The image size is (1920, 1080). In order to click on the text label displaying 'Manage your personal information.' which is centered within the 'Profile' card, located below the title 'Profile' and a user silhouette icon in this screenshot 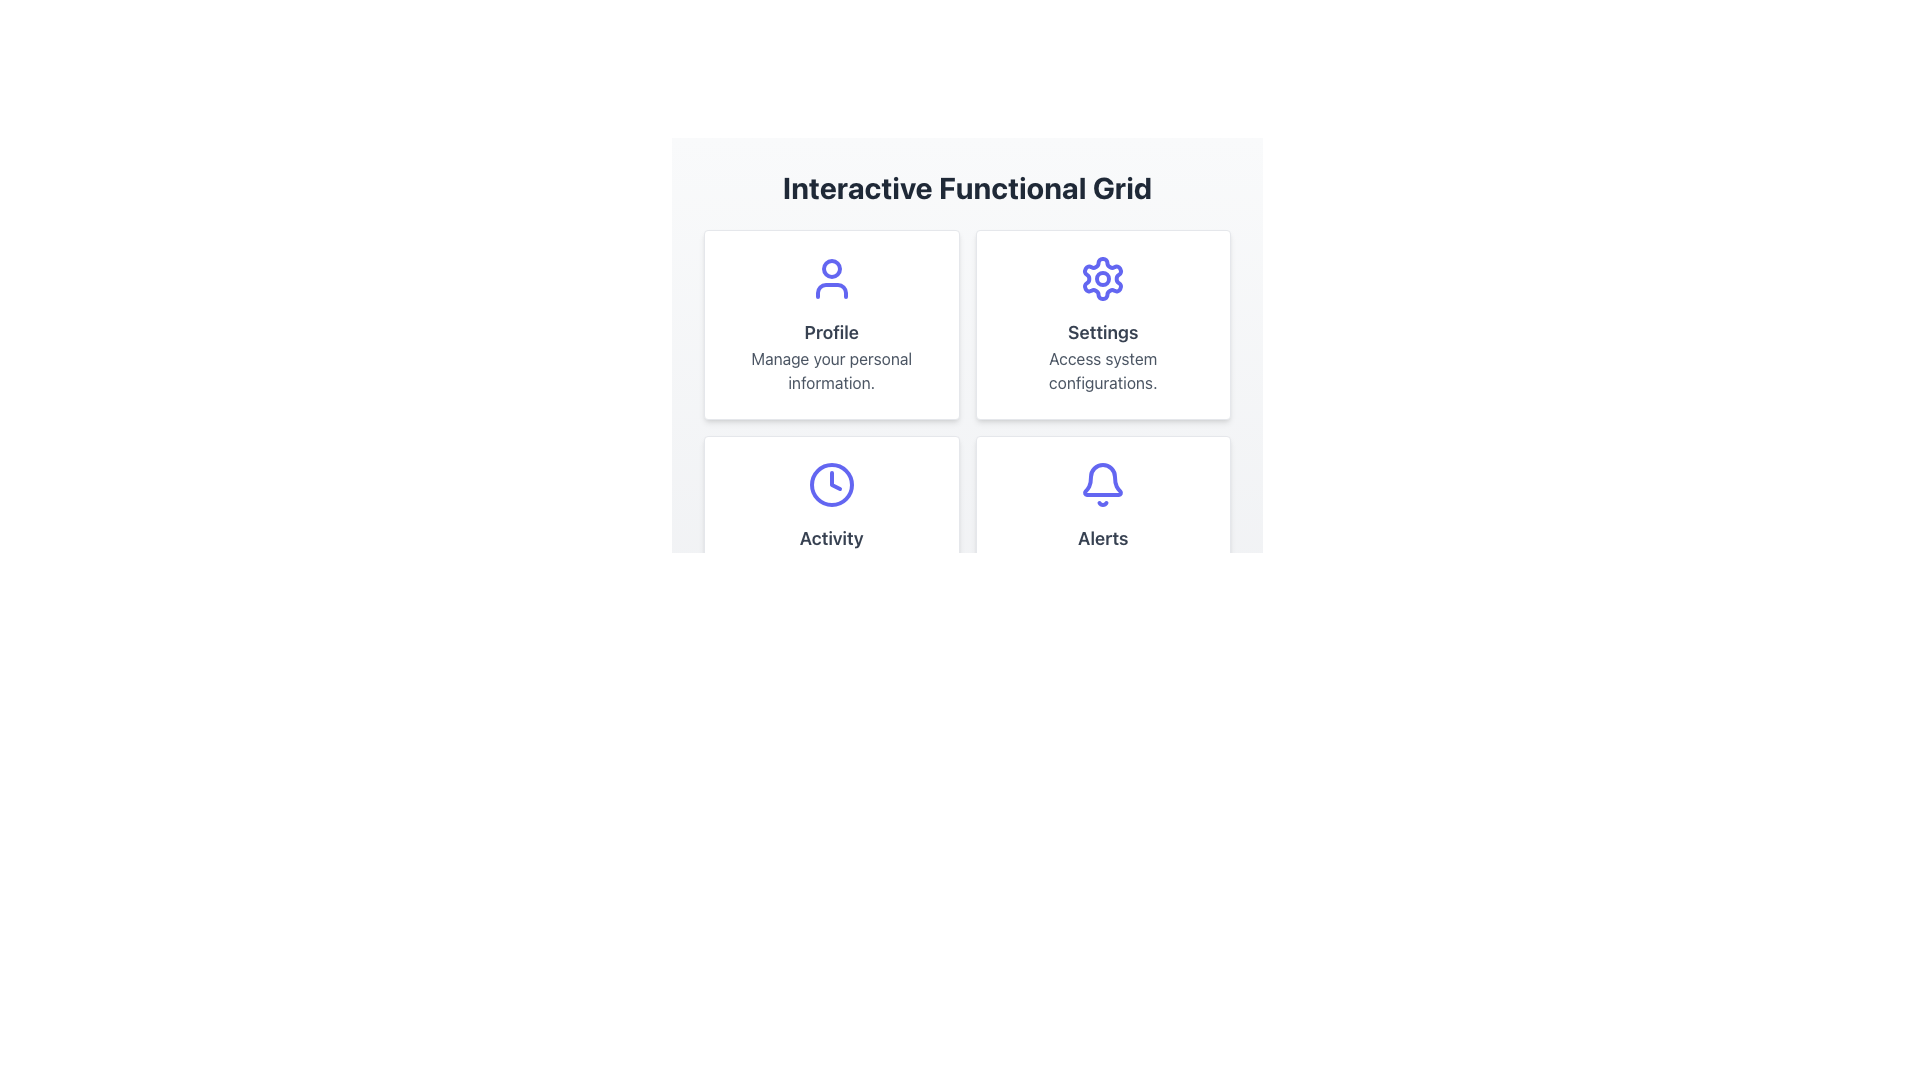, I will do `click(831, 370)`.